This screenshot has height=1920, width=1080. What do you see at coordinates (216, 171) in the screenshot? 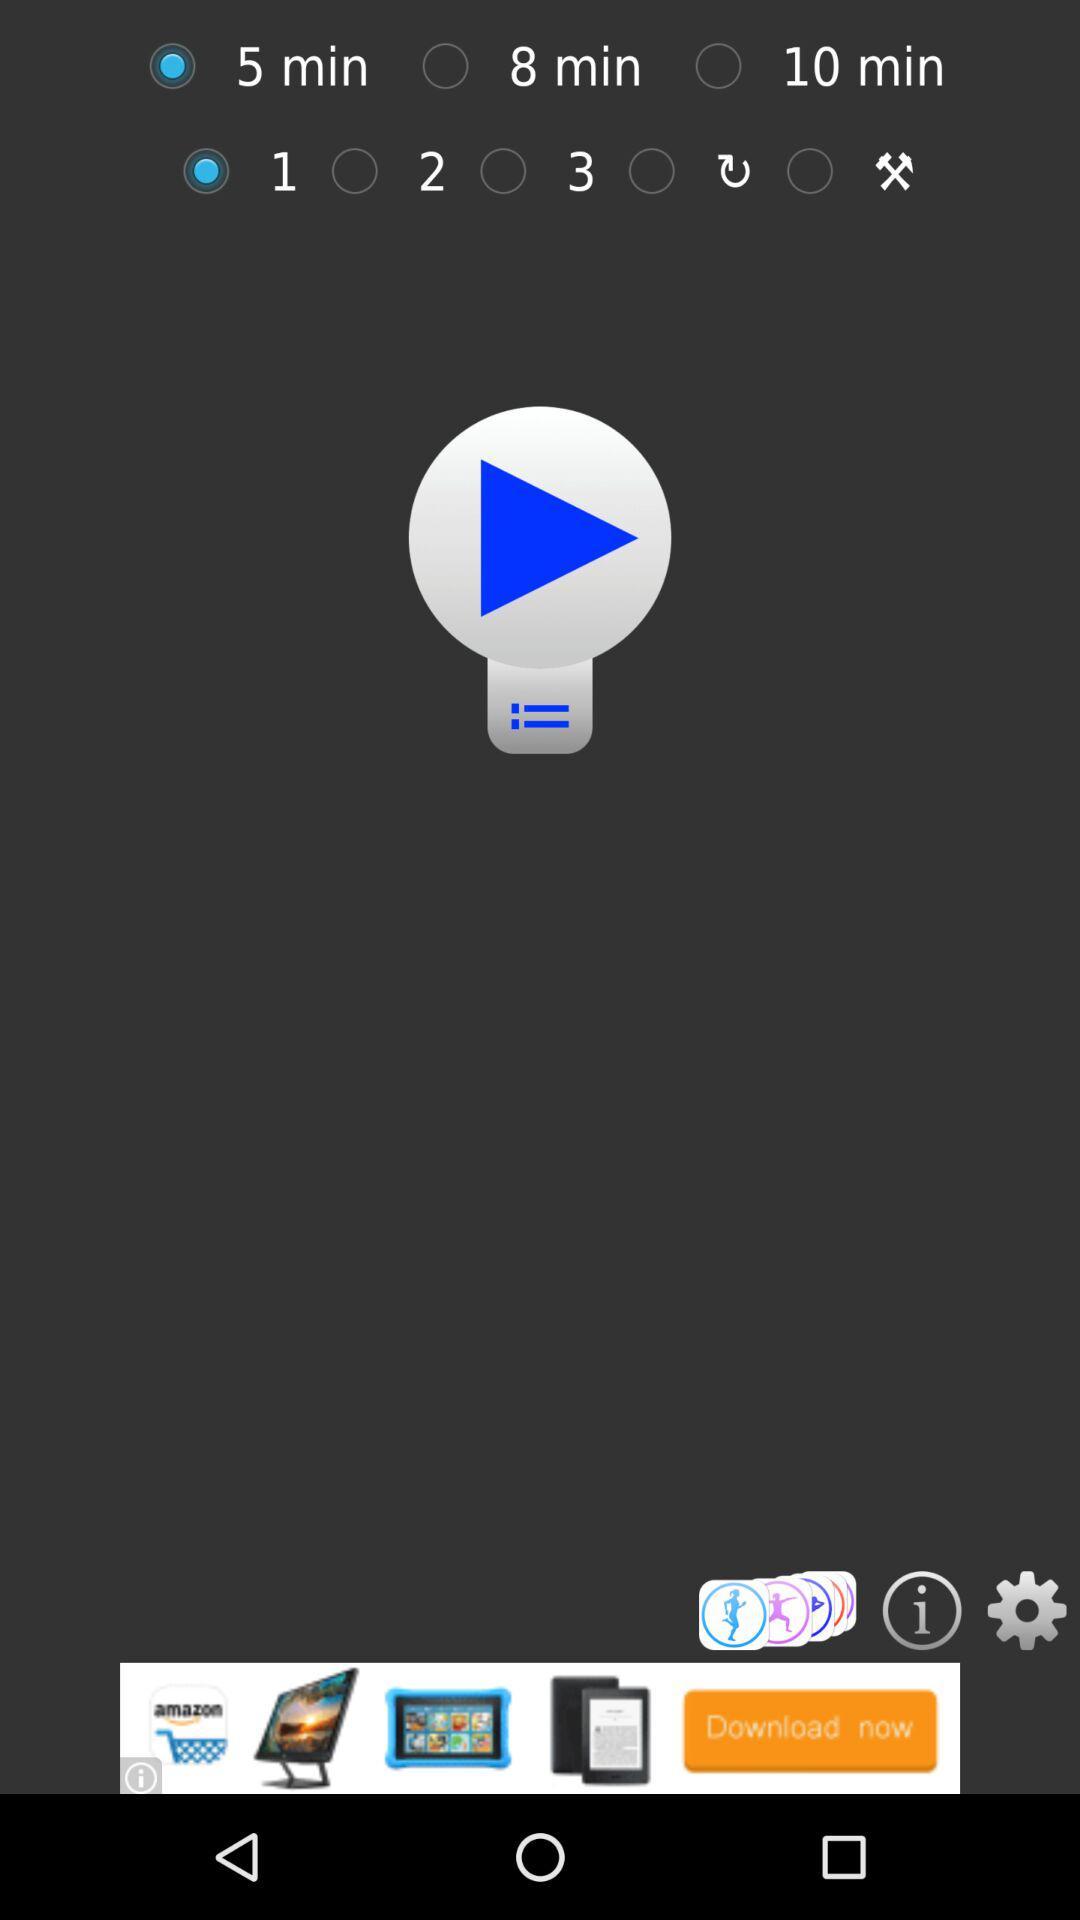
I see `selection 1` at bounding box center [216, 171].